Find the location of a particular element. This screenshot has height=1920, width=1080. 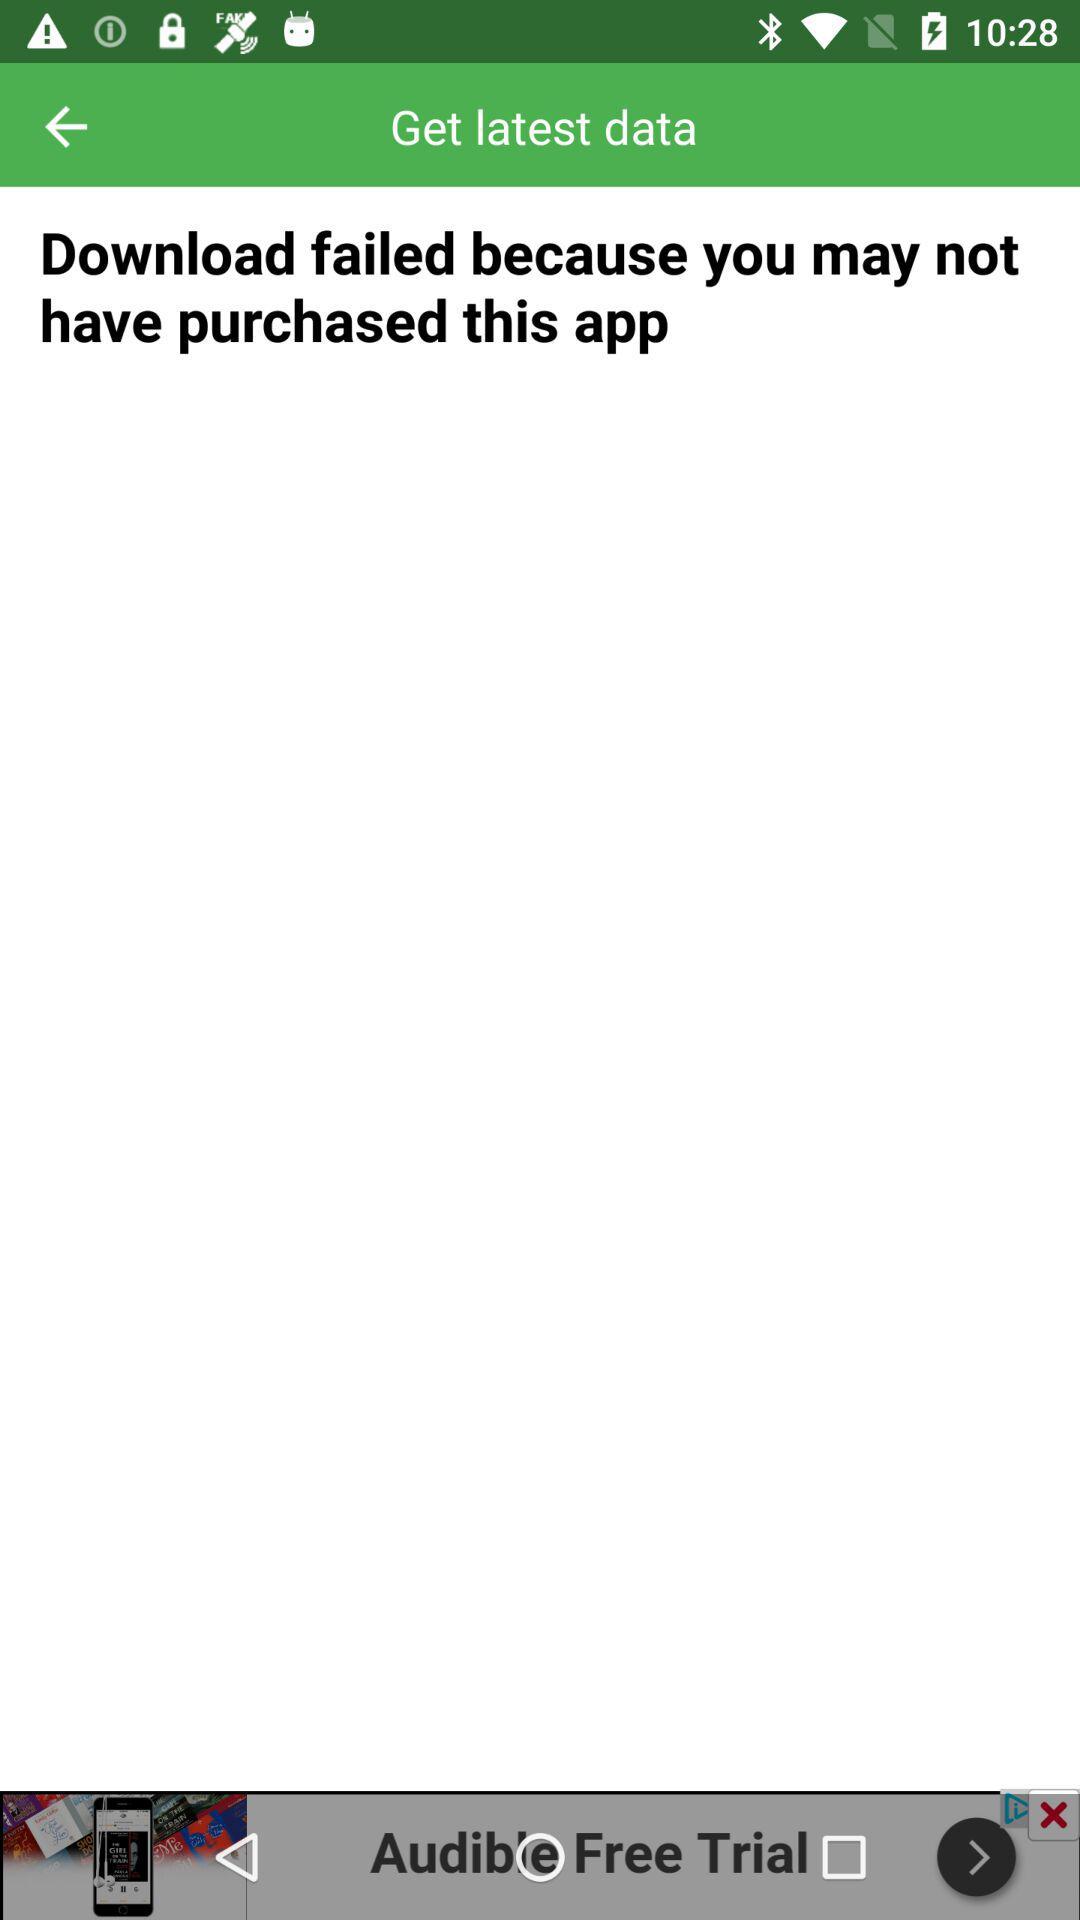

music is located at coordinates (540, 1853).